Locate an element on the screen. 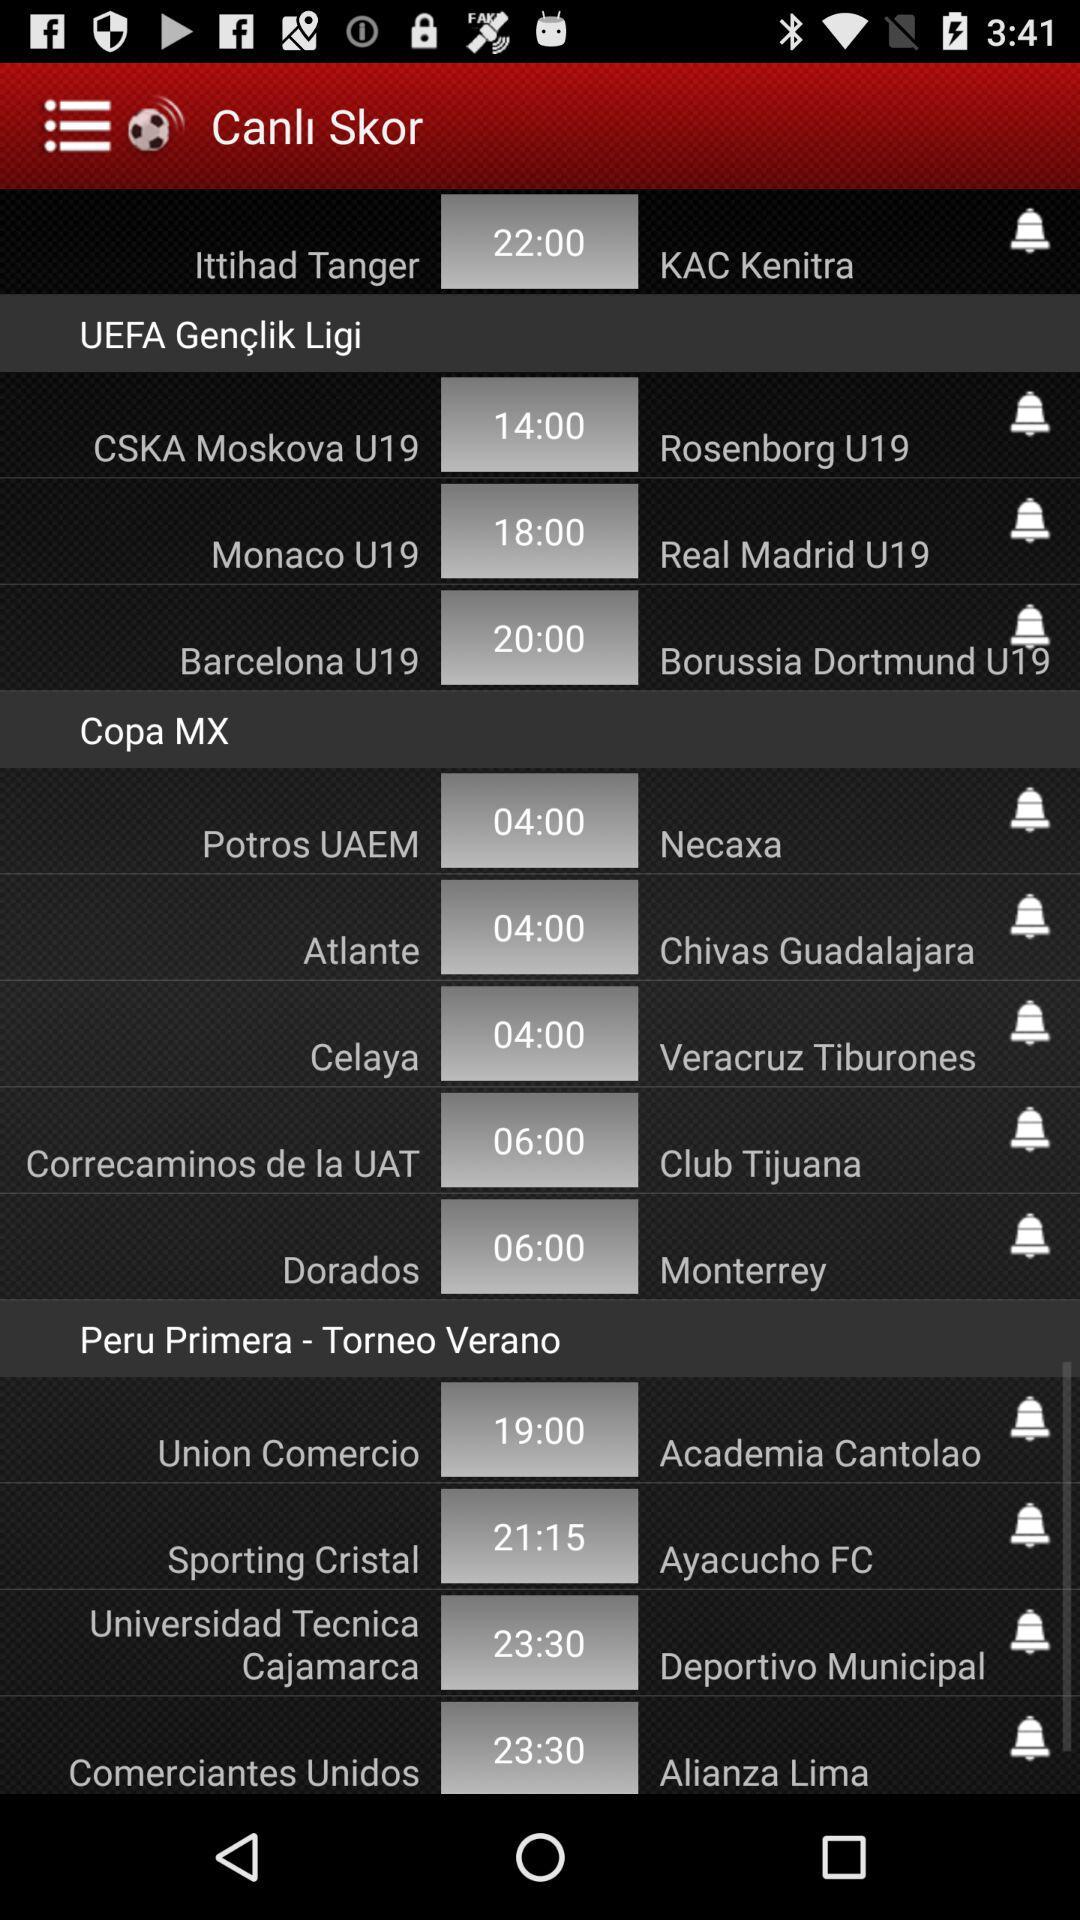 This screenshot has width=1080, height=1920. allarm is located at coordinates (1029, 520).